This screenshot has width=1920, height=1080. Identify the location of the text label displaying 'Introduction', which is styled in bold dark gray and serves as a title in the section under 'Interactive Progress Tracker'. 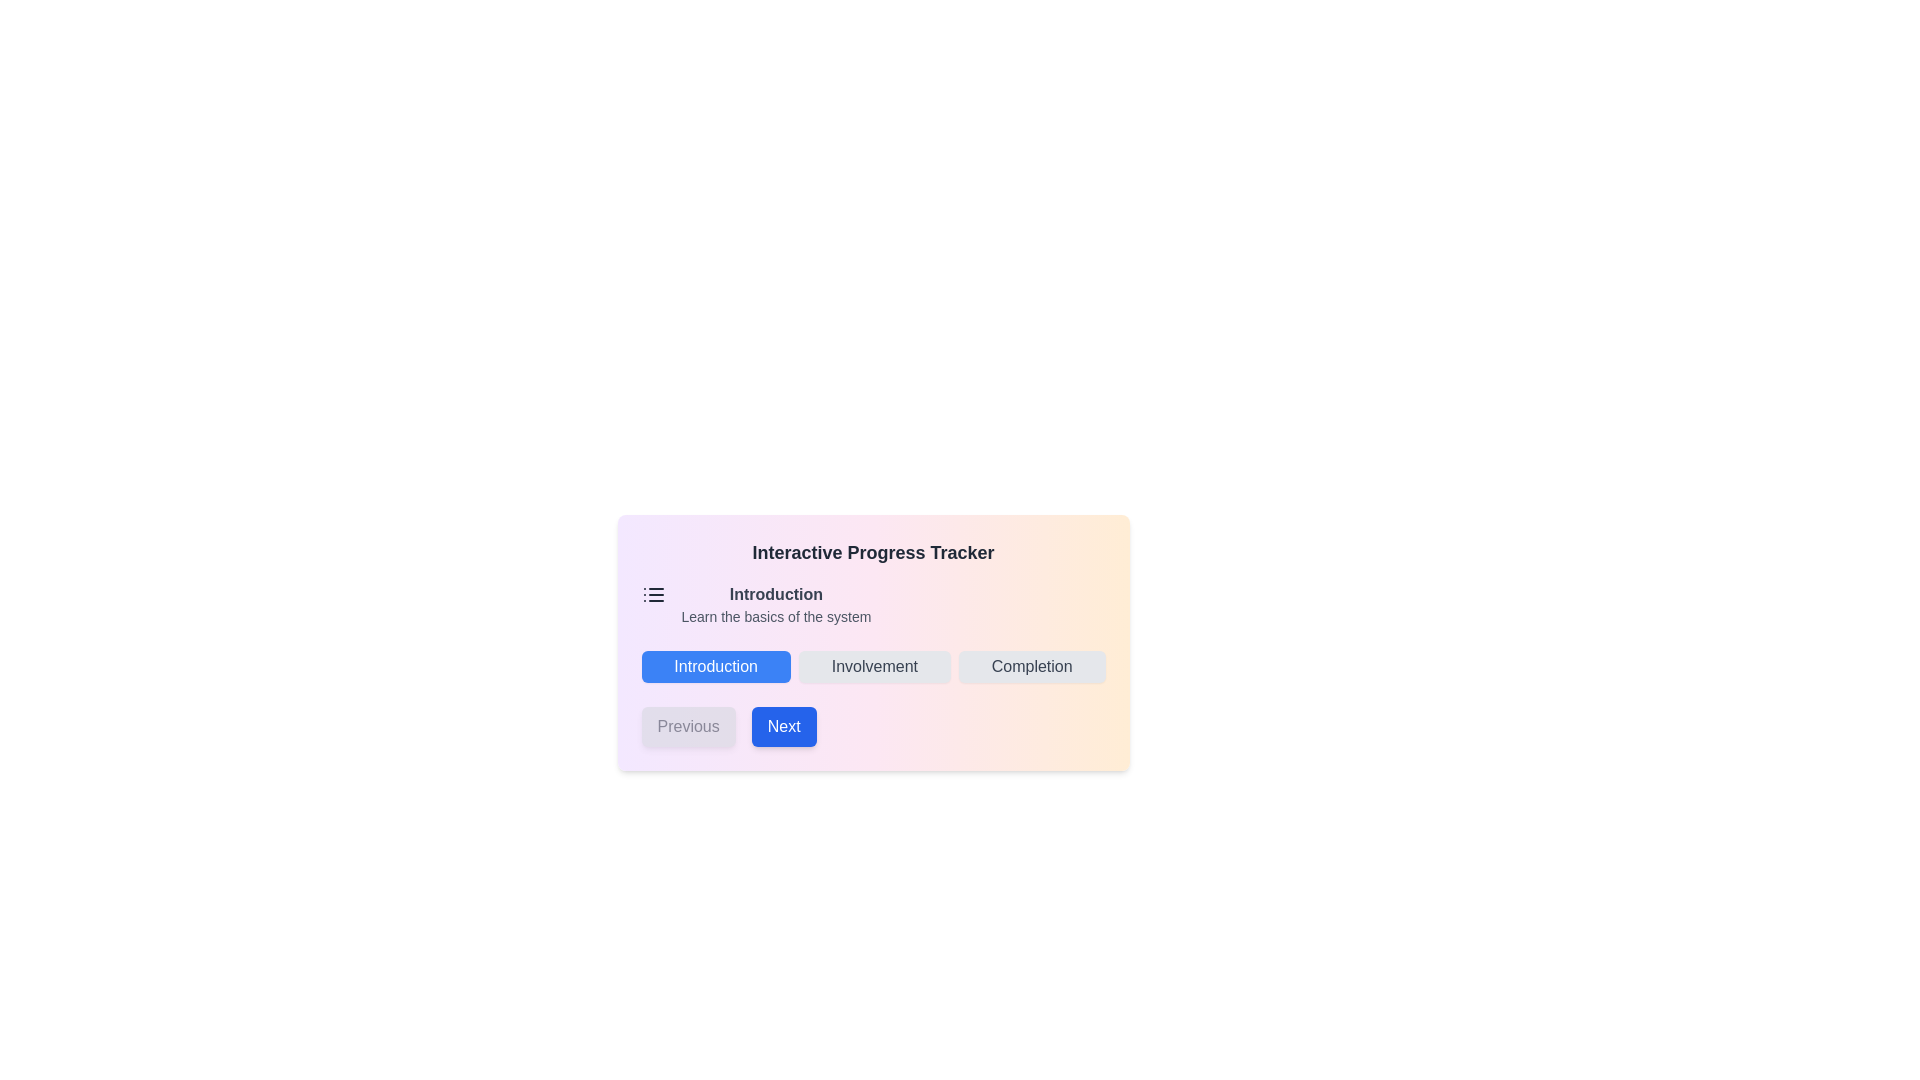
(775, 593).